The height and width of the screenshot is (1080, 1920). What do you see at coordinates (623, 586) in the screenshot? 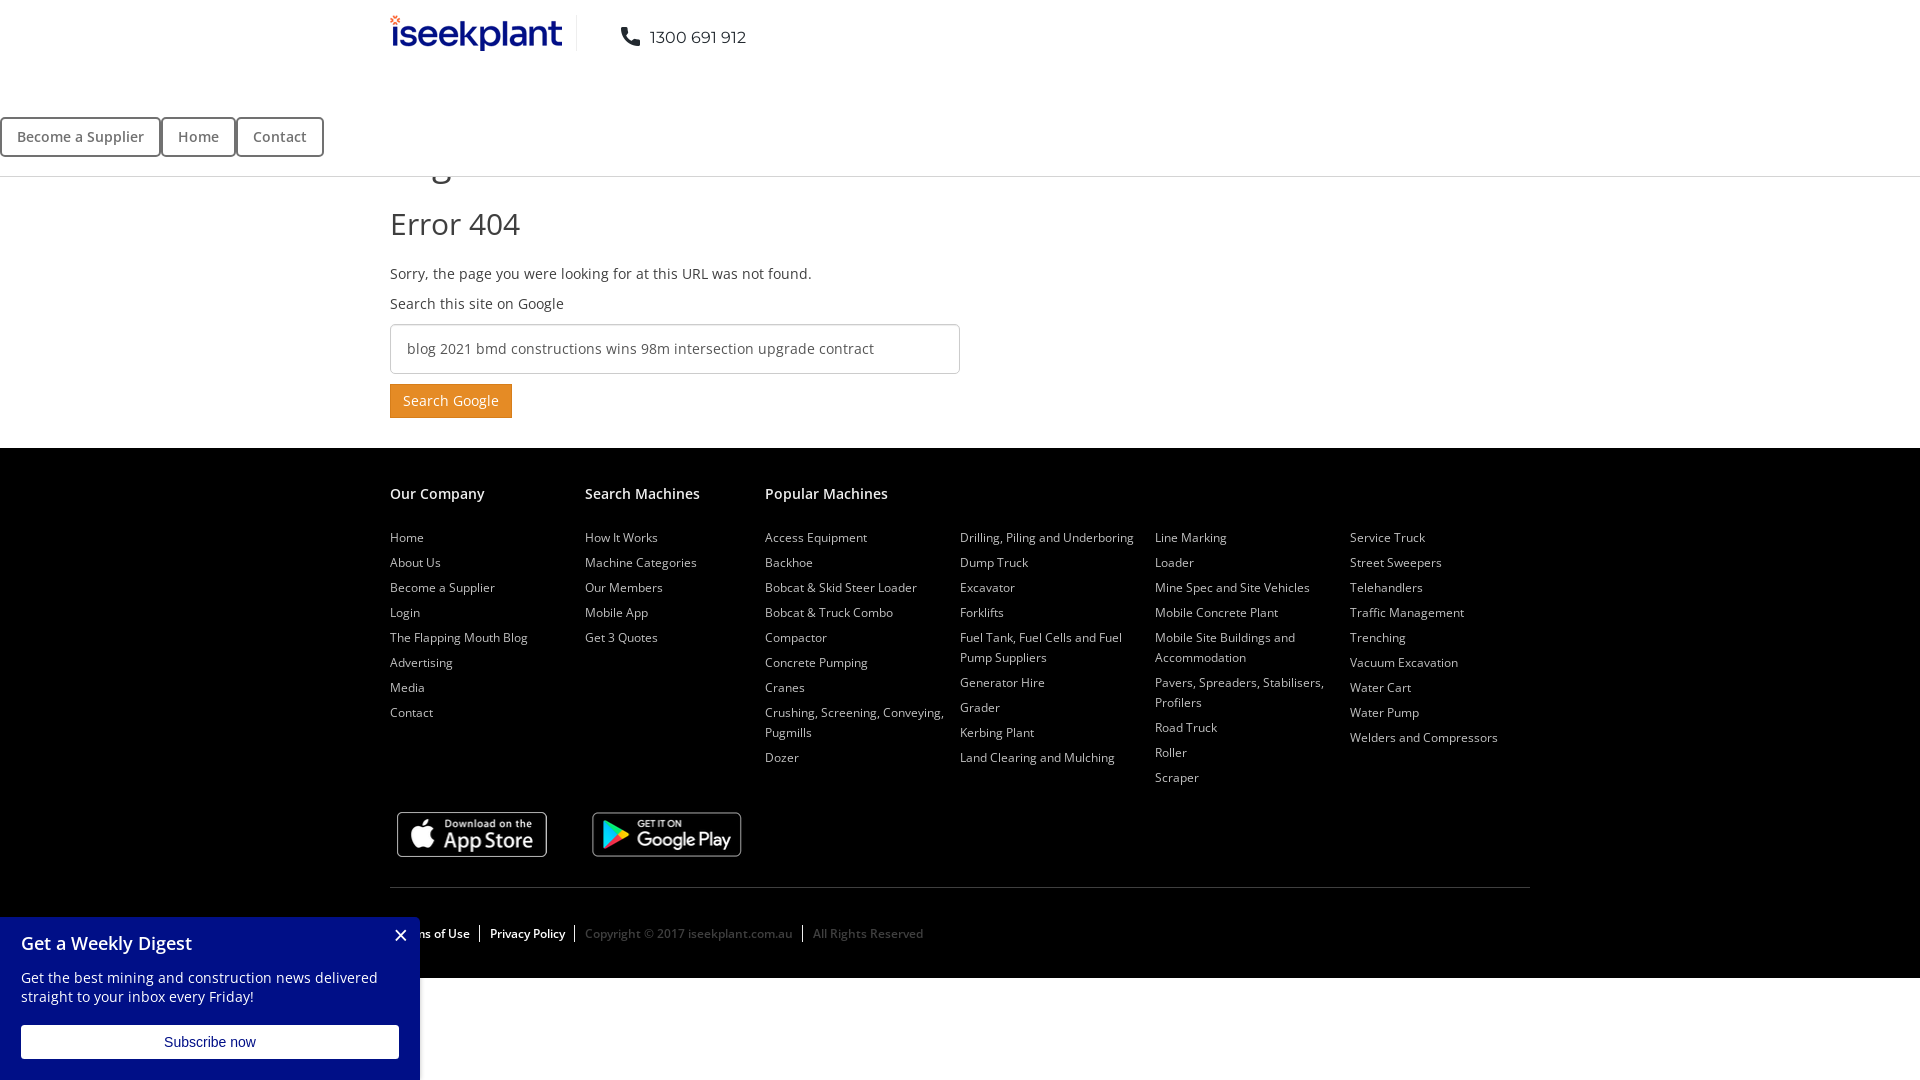
I see `'Our Members'` at bounding box center [623, 586].